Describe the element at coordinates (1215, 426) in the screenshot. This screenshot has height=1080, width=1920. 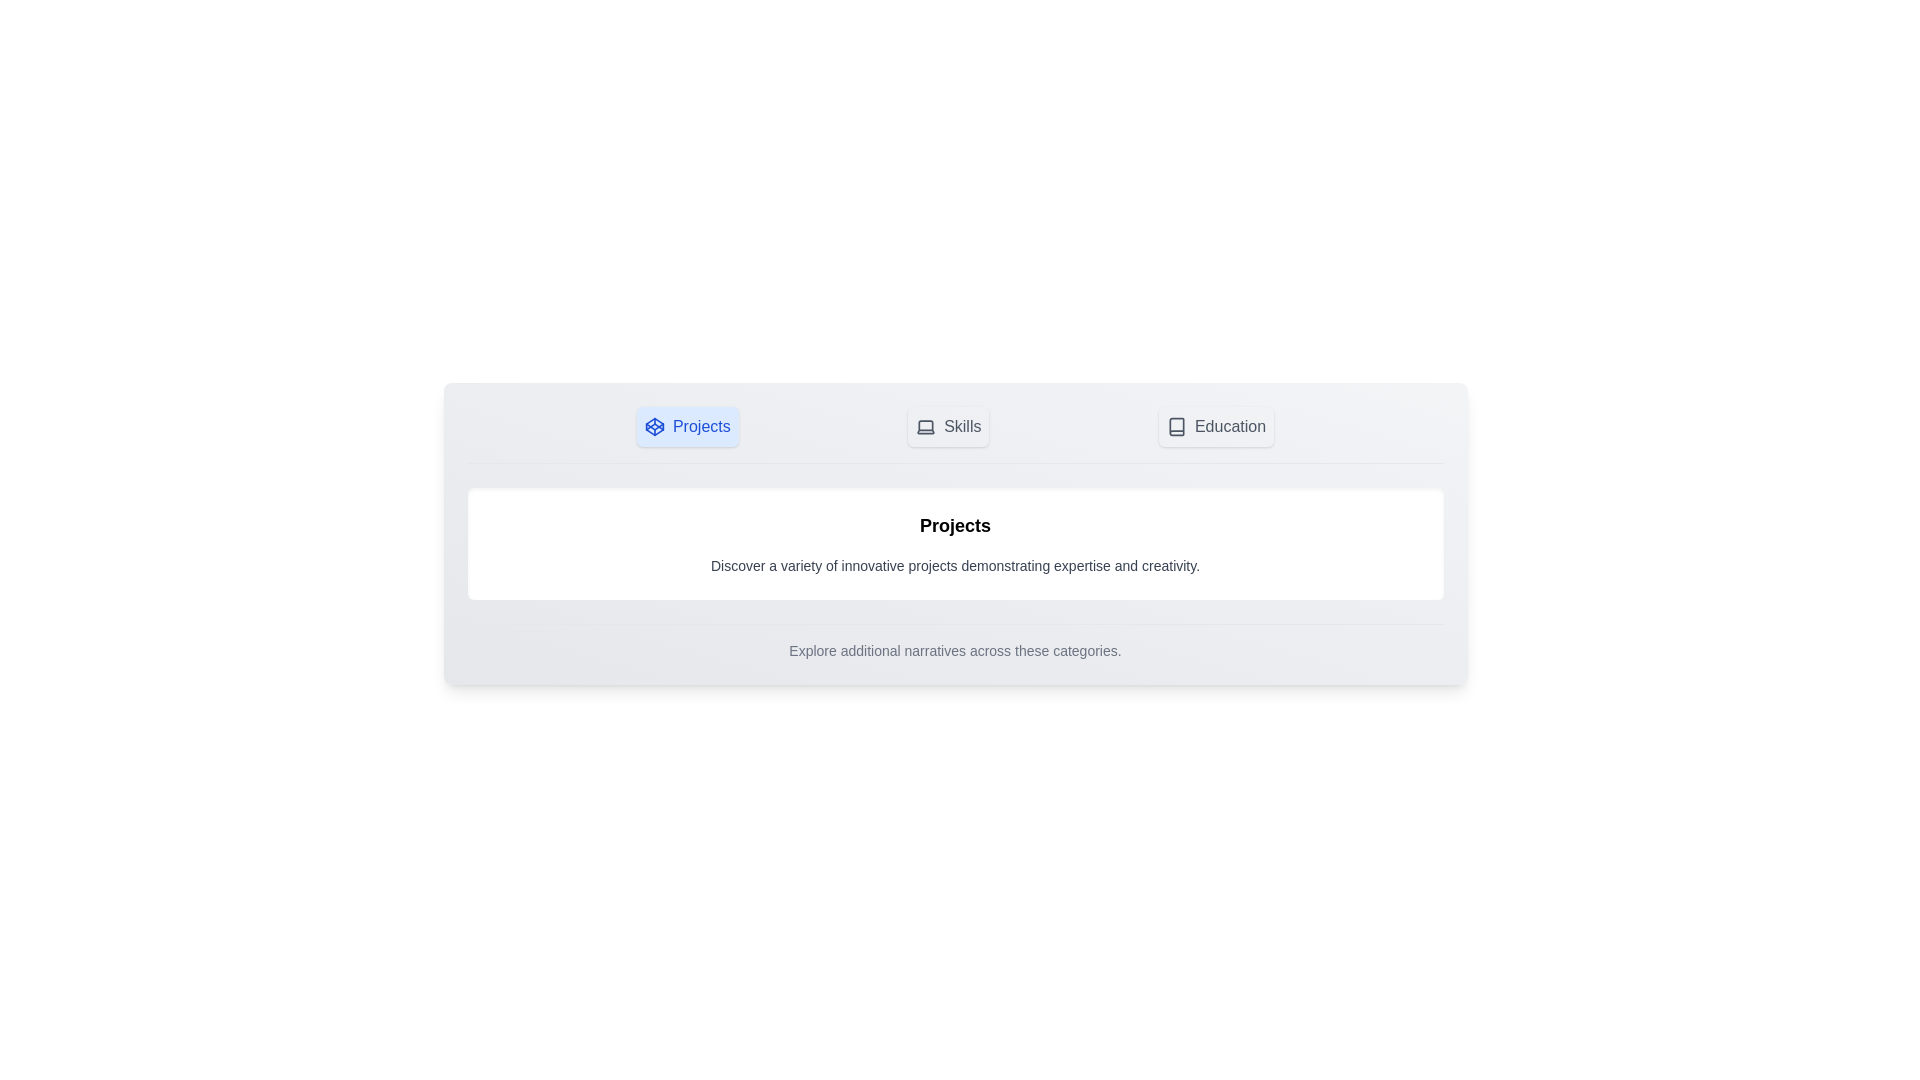
I see `the 'Education' button, which features a book icon on the left and gray text, positioned as the third item in a row of buttons` at that location.